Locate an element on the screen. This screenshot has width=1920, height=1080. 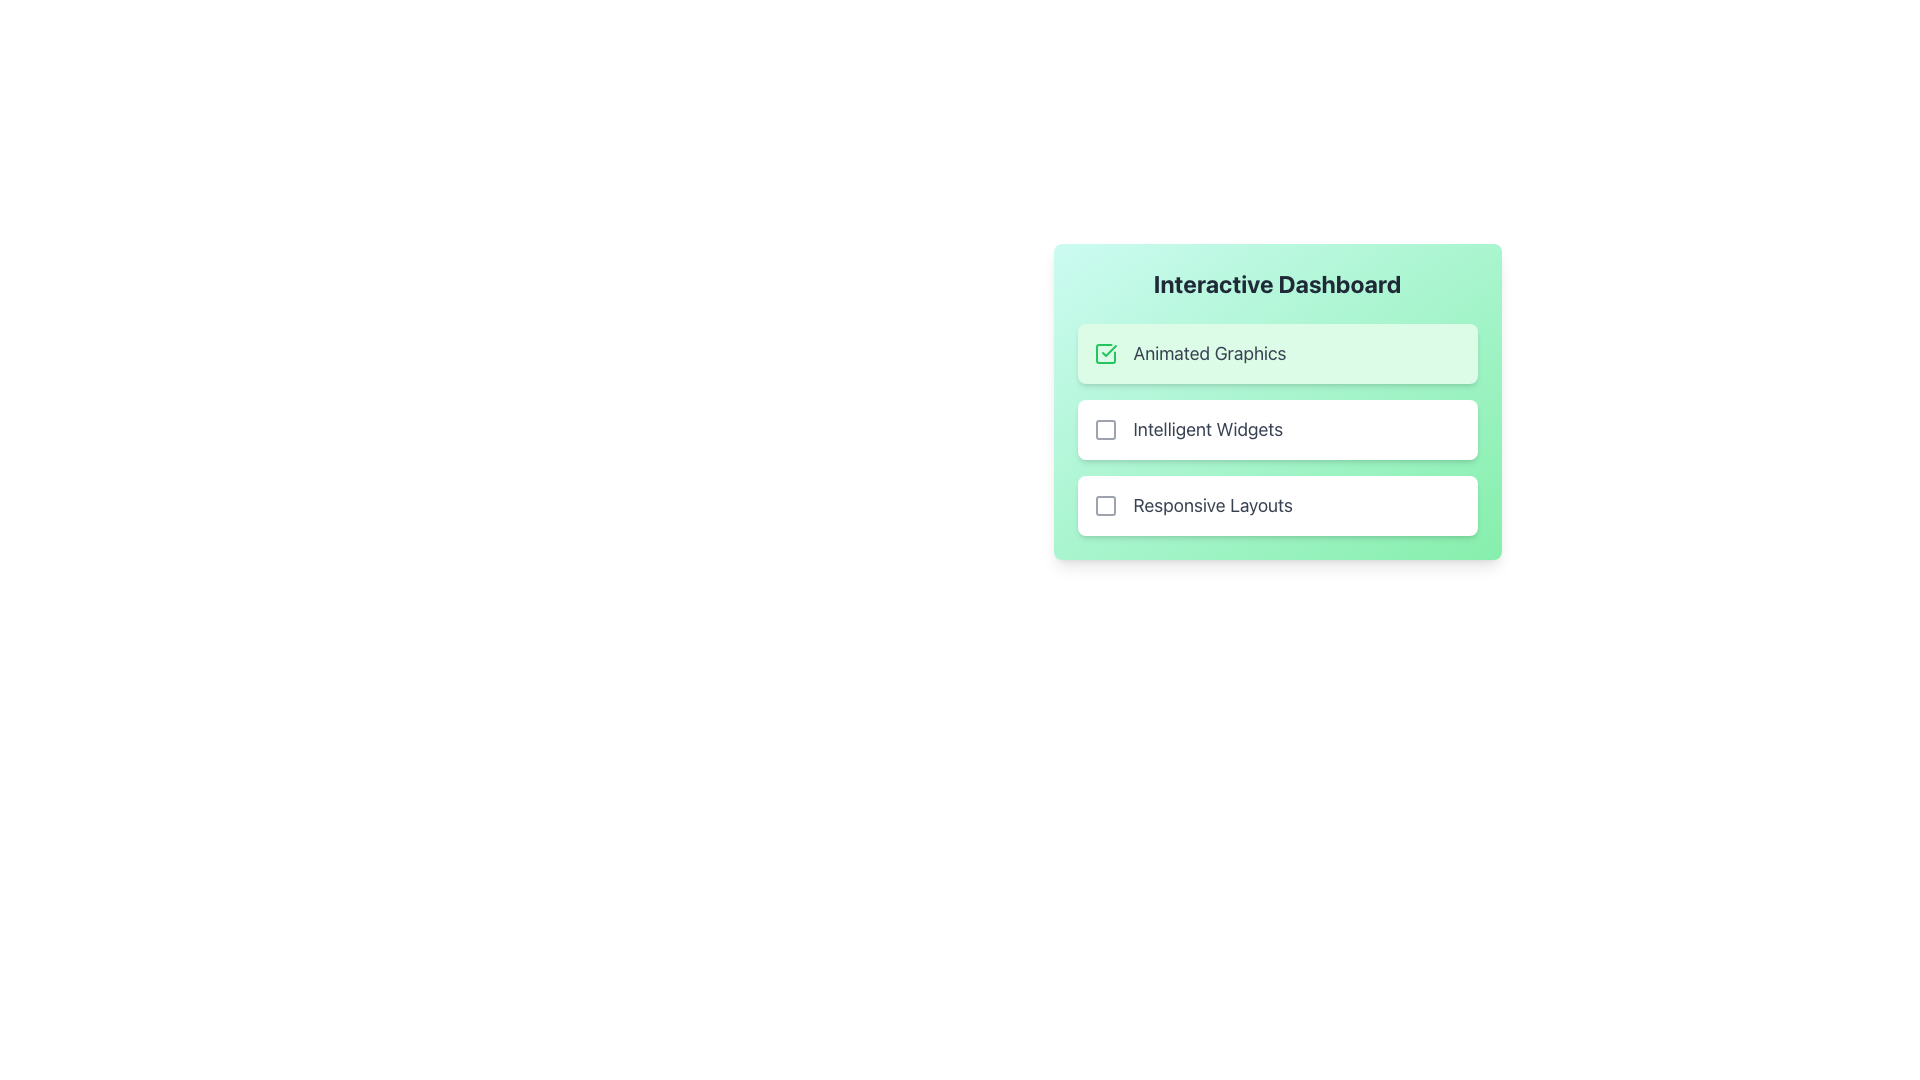
visual state of the square-shaped icon with a gray border located to the left of the text 'Intelligent Widgets' is located at coordinates (1104, 428).